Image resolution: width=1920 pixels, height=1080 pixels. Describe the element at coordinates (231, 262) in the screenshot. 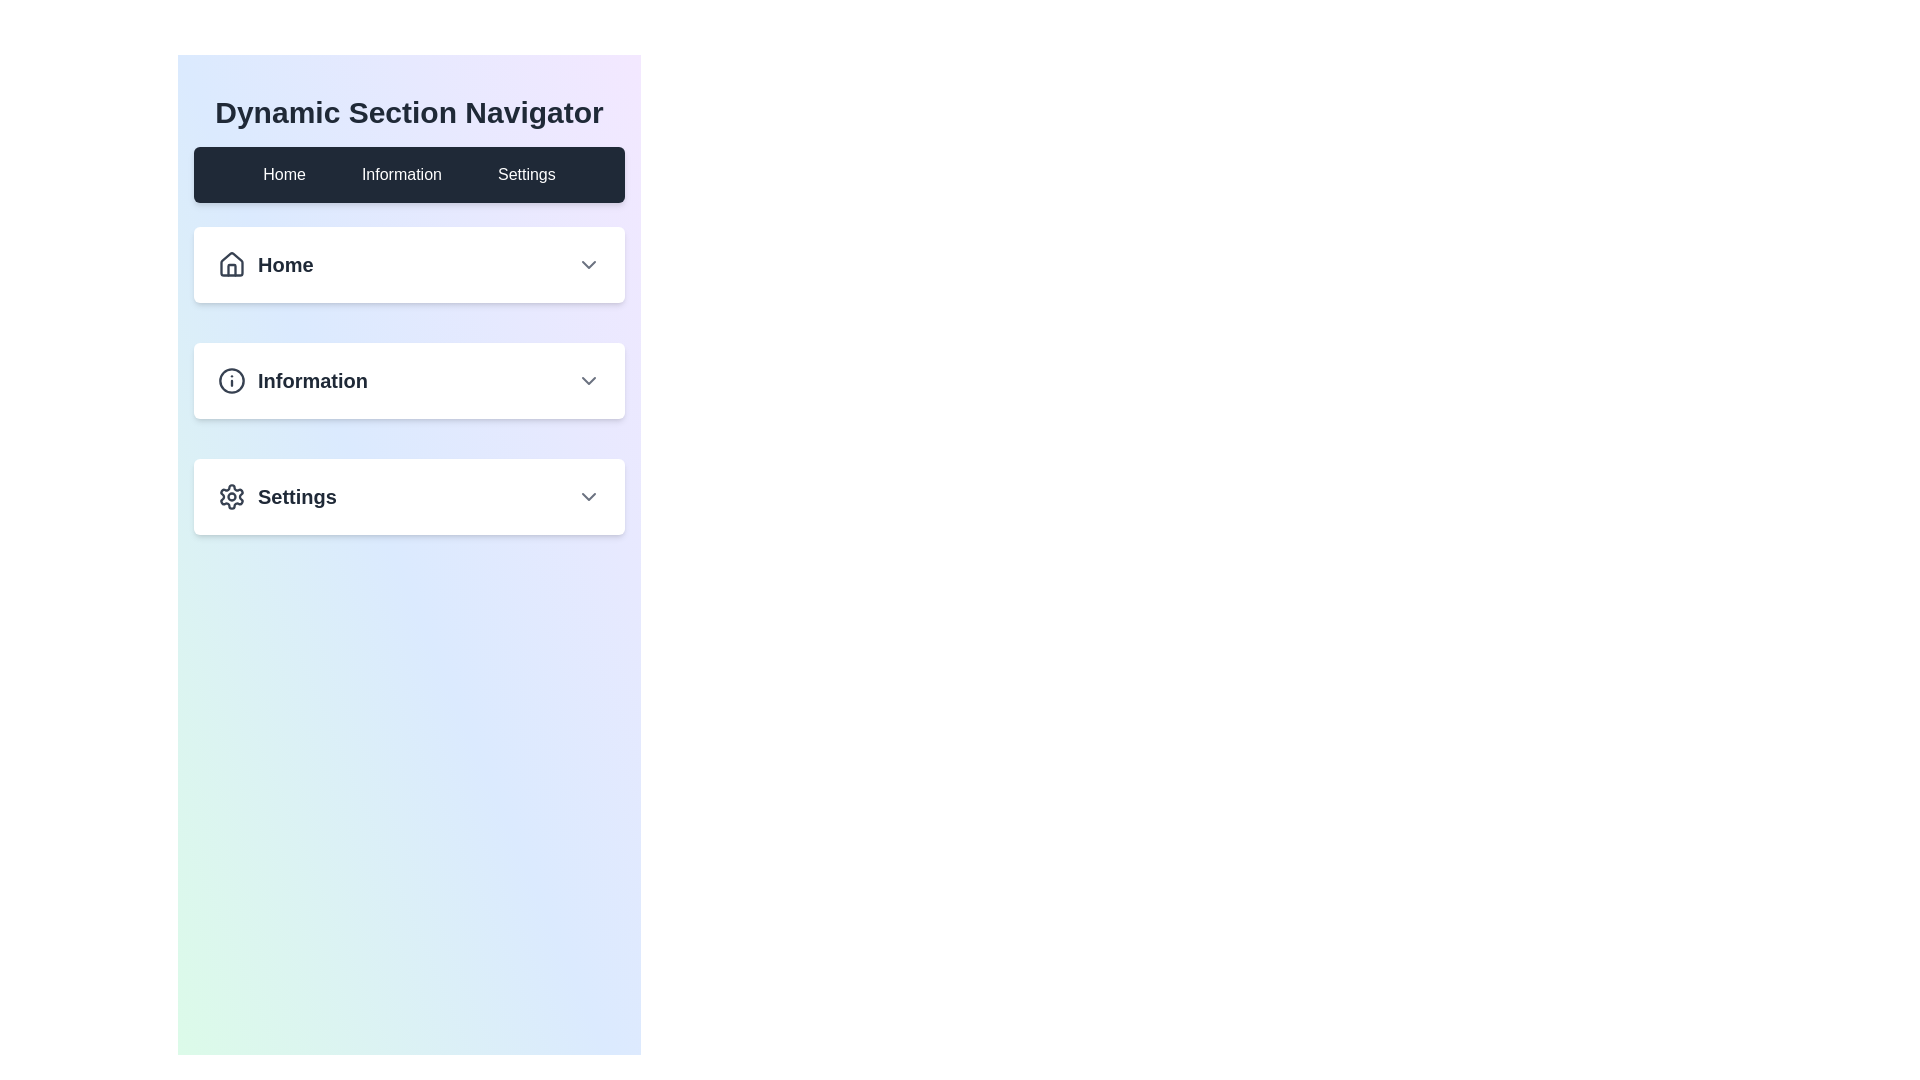

I see `the house icon within the 'Home' button in the first panel of the vertical navigation menu` at that location.